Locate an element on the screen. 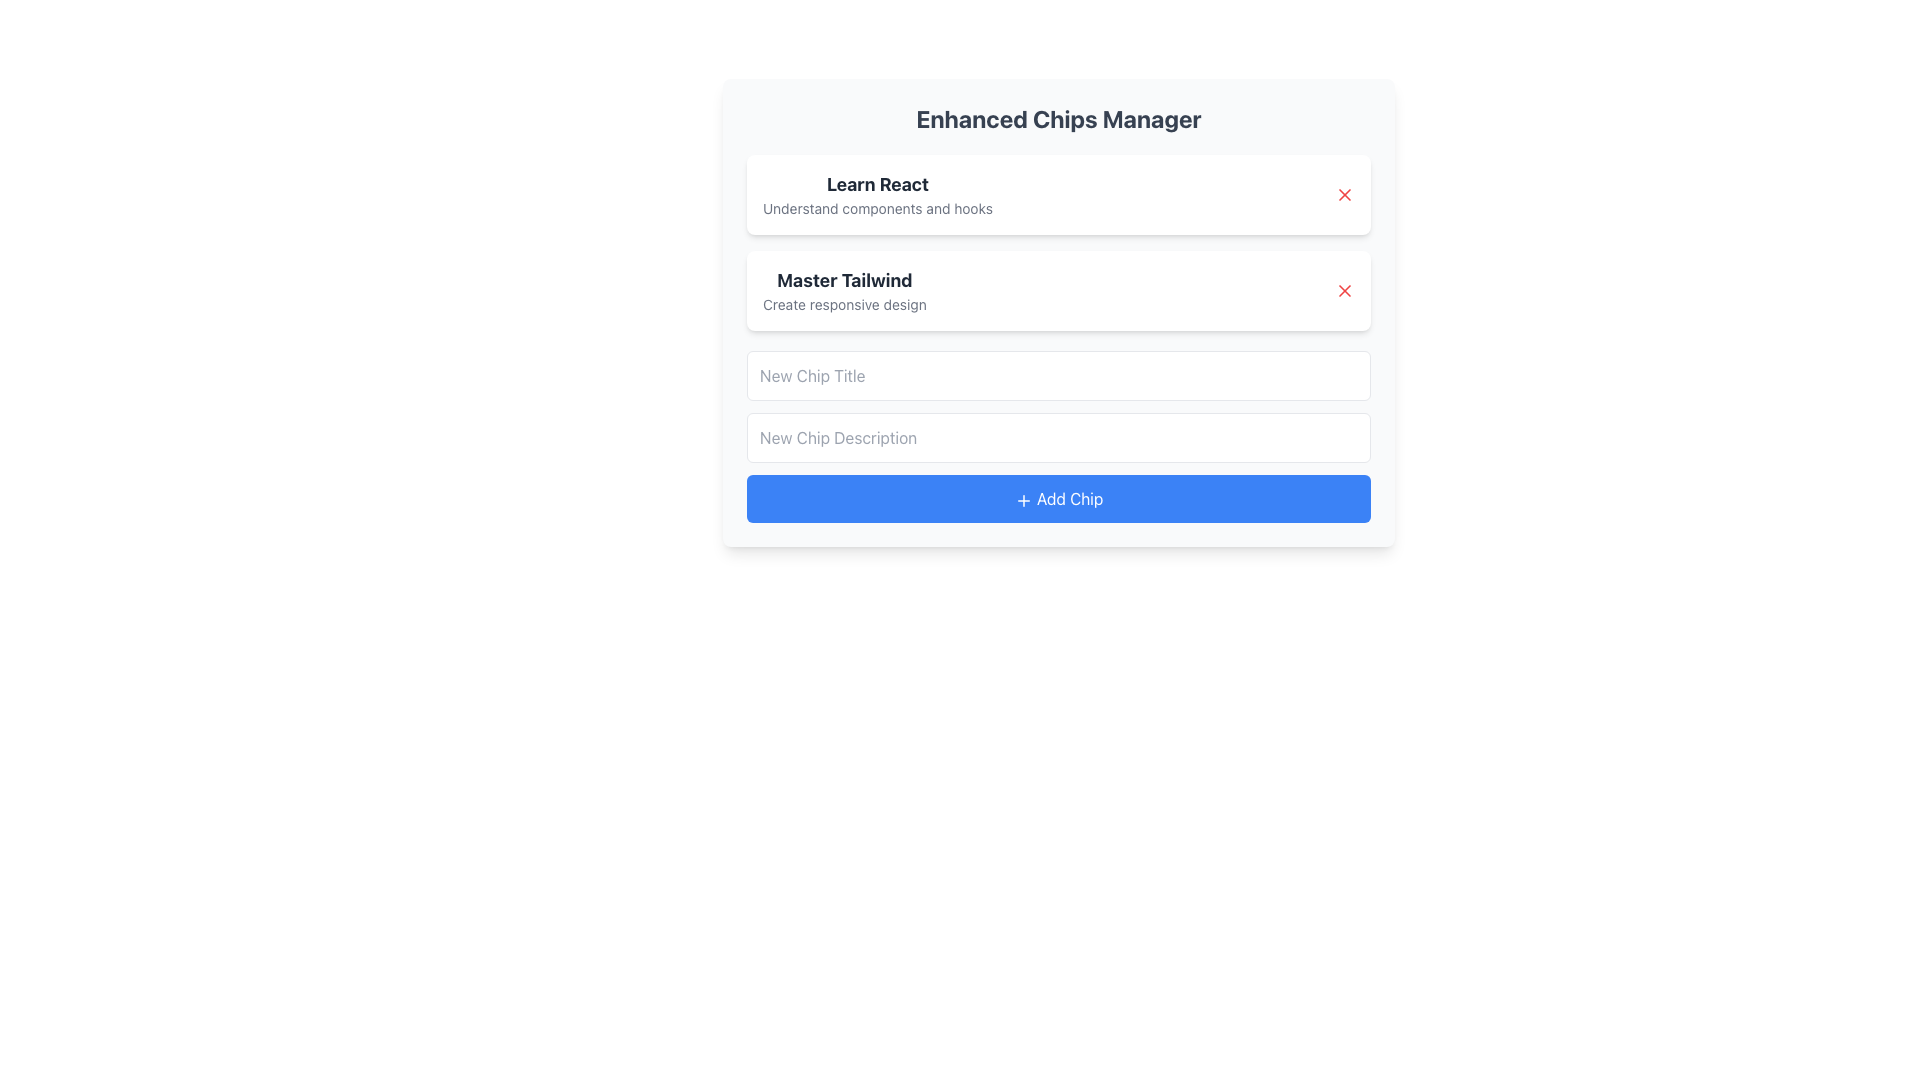  the 'Add Chip' button, which has a vibrant blue background and white text with a plus sign is located at coordinates (1058, 497).